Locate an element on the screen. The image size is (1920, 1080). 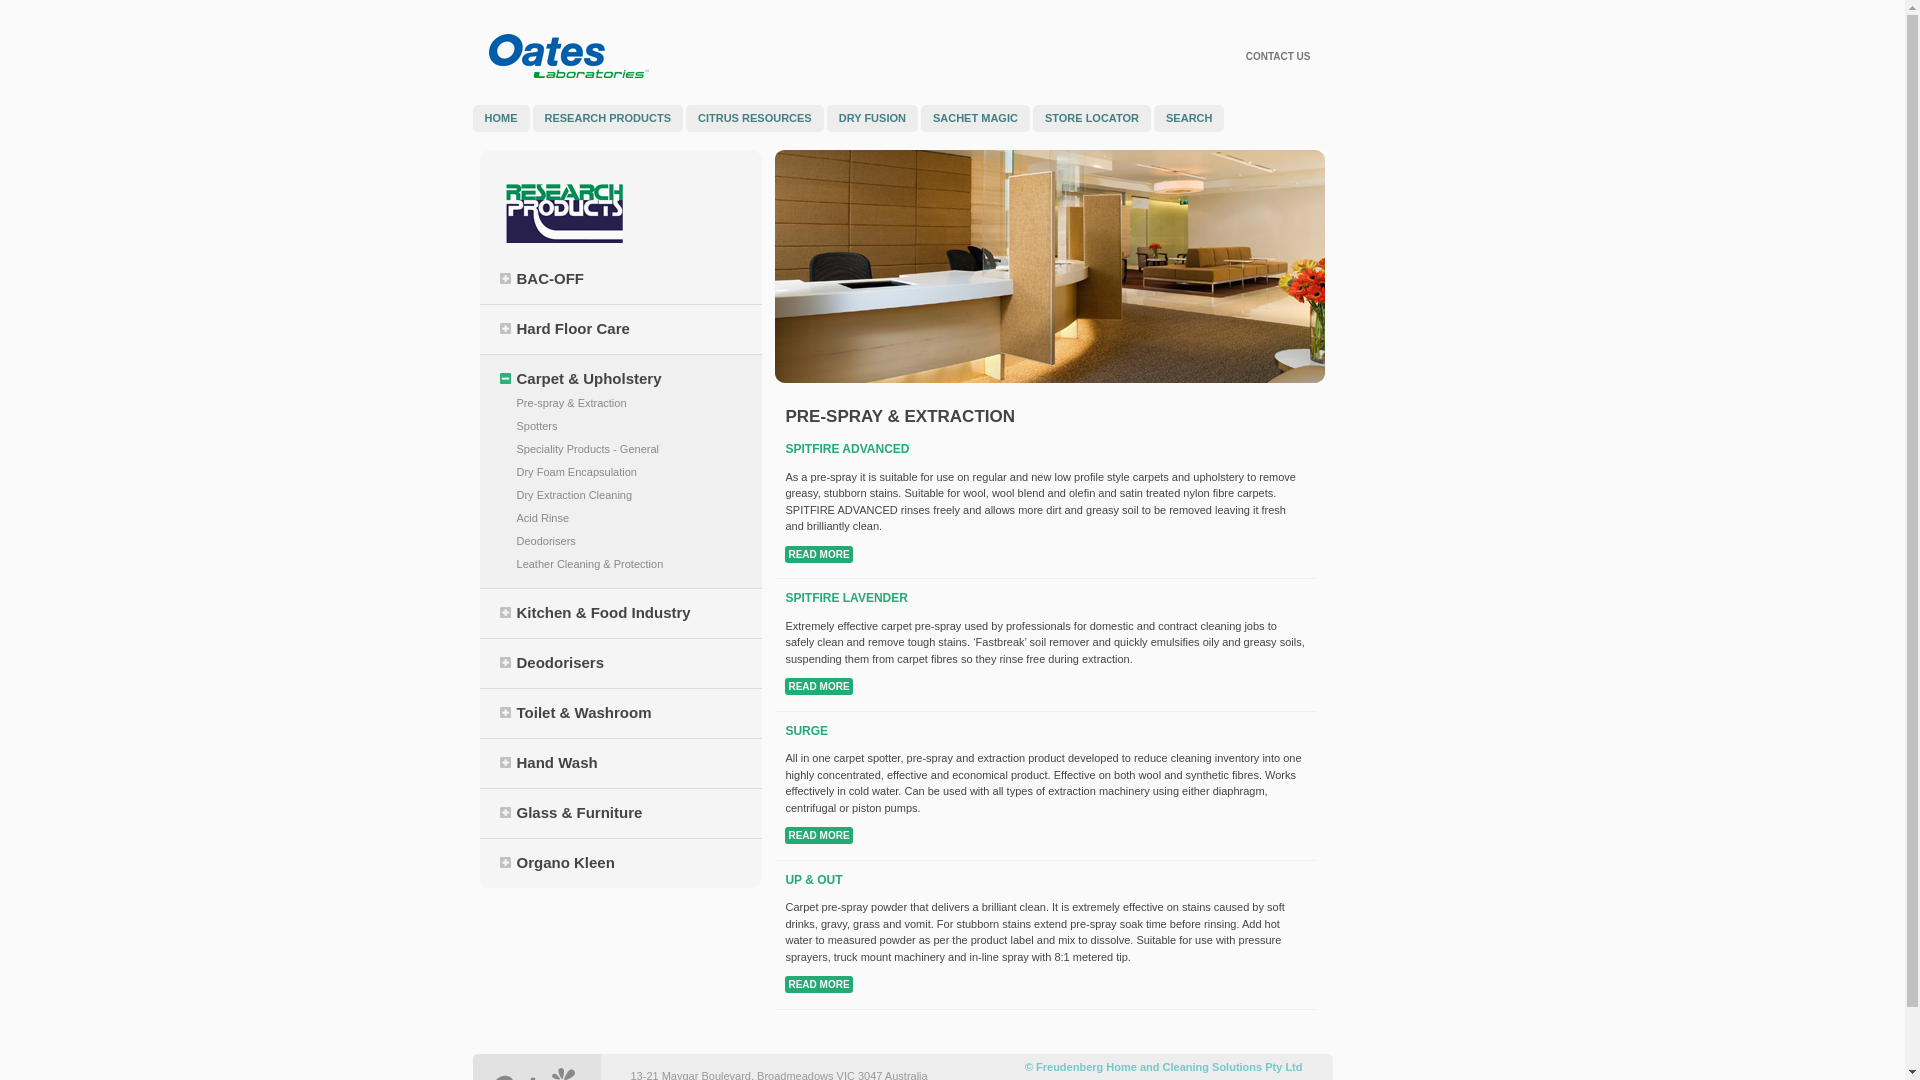
'HOME' is located at coordinates (500, 118).